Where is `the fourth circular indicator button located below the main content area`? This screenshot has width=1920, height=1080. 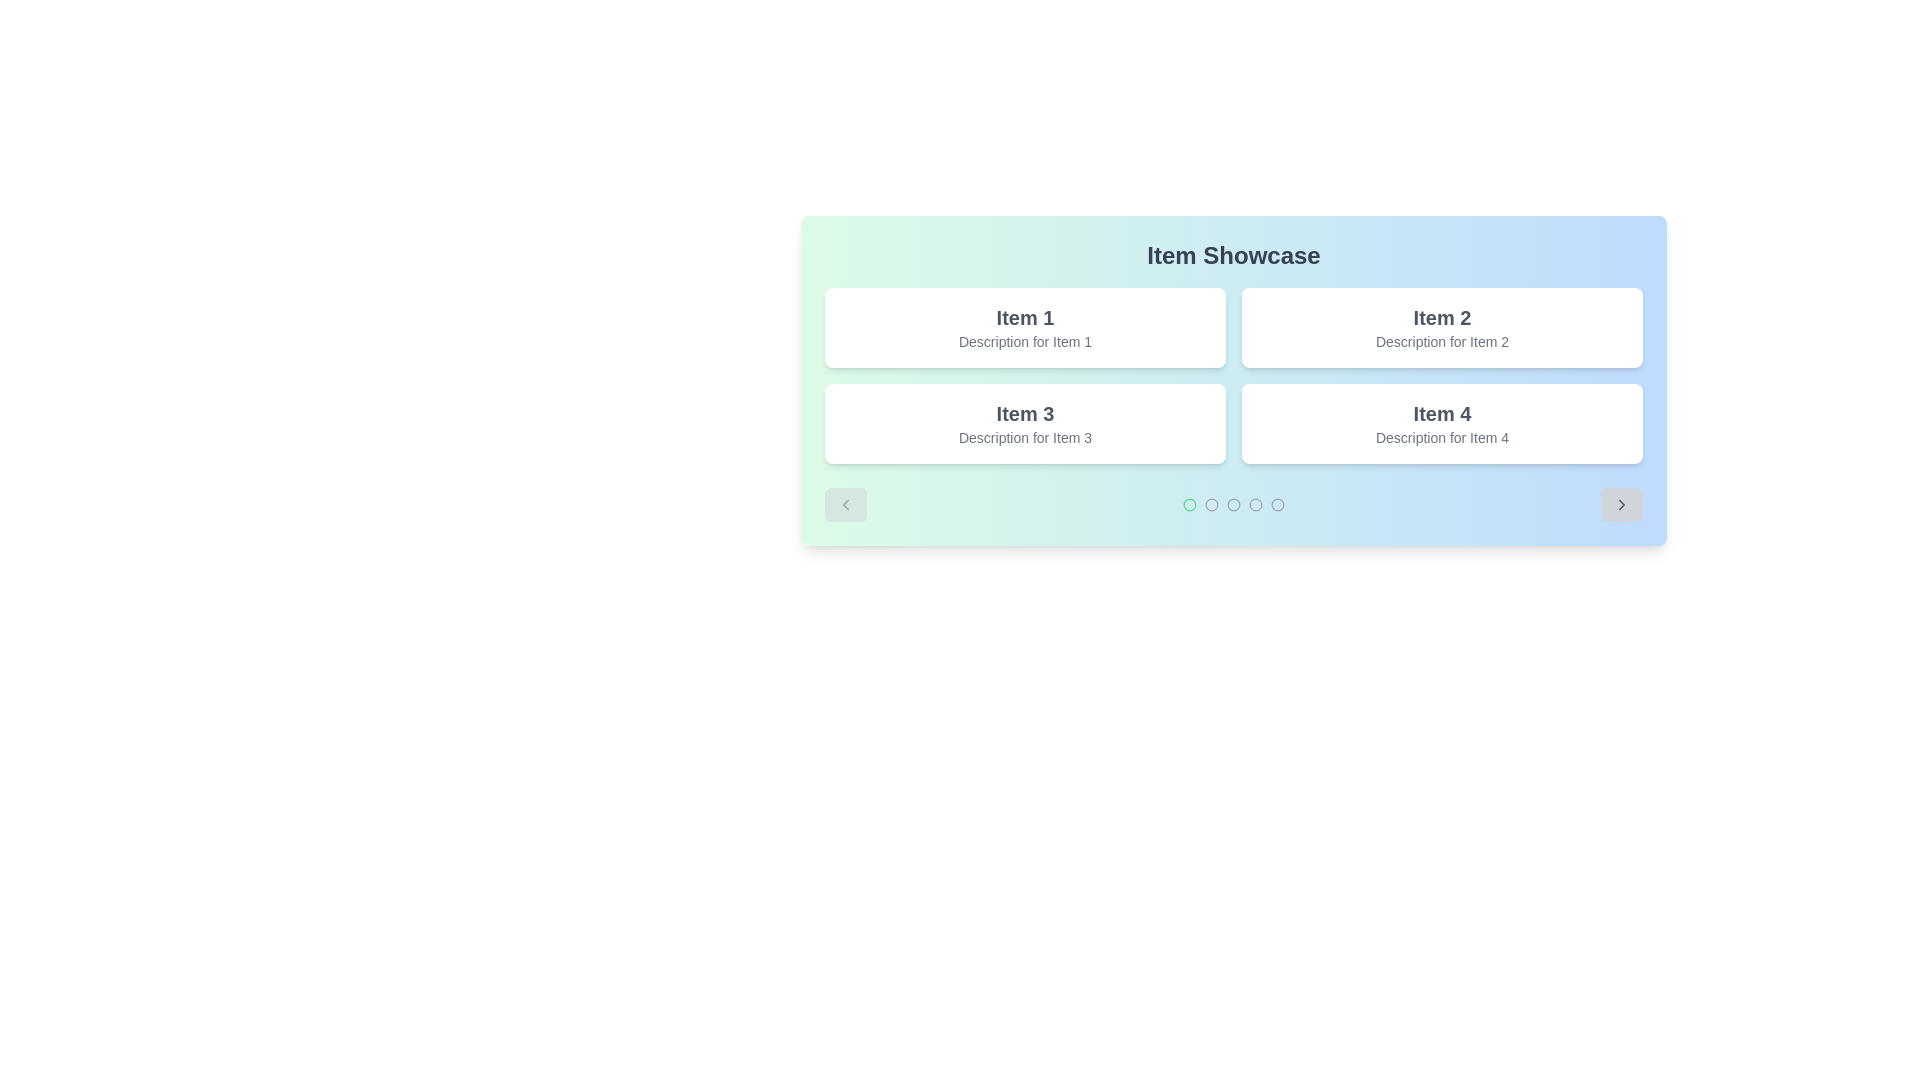 the fourth circular indicator button located below the main content area is located at coordinates (1276, 504).